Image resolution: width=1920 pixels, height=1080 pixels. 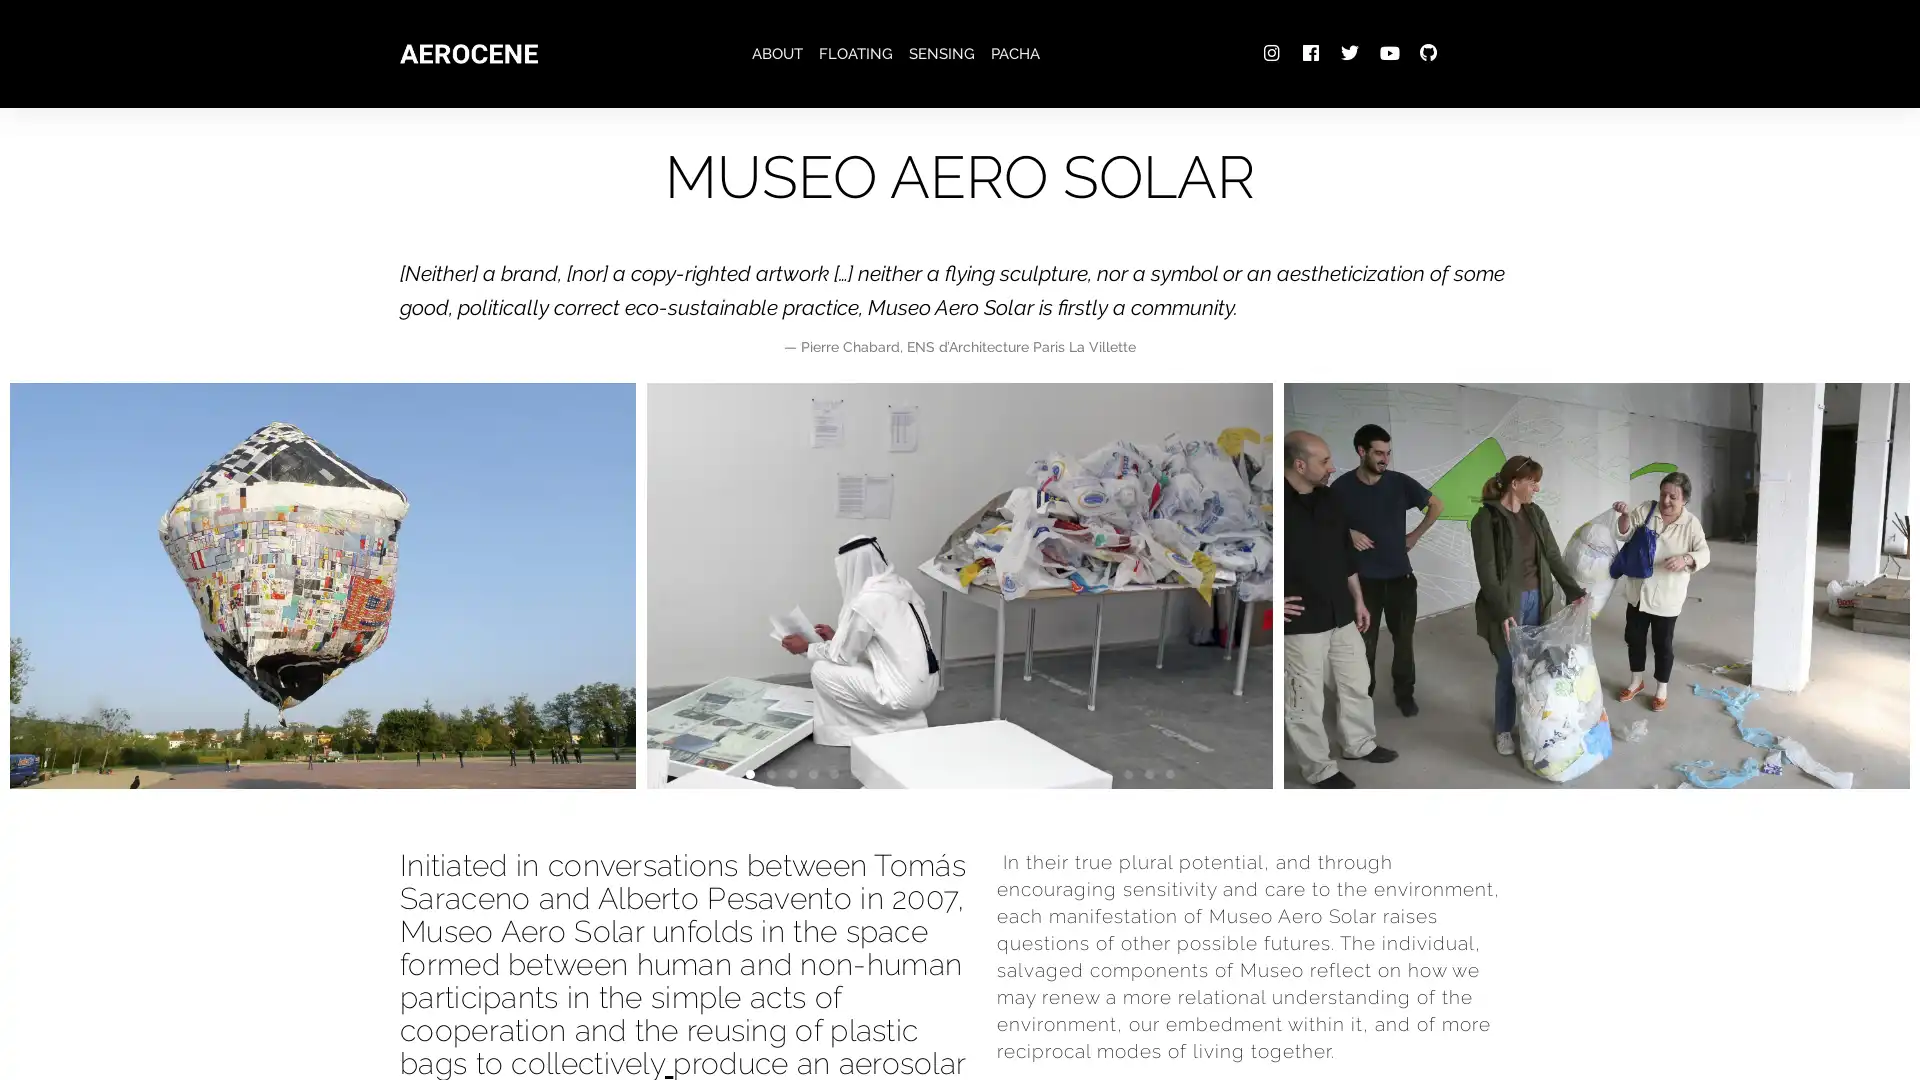 What do you see at coordinates (980, 773) in the screenshot?
I see `Go to slide 12` at bounding box center [980, 773].